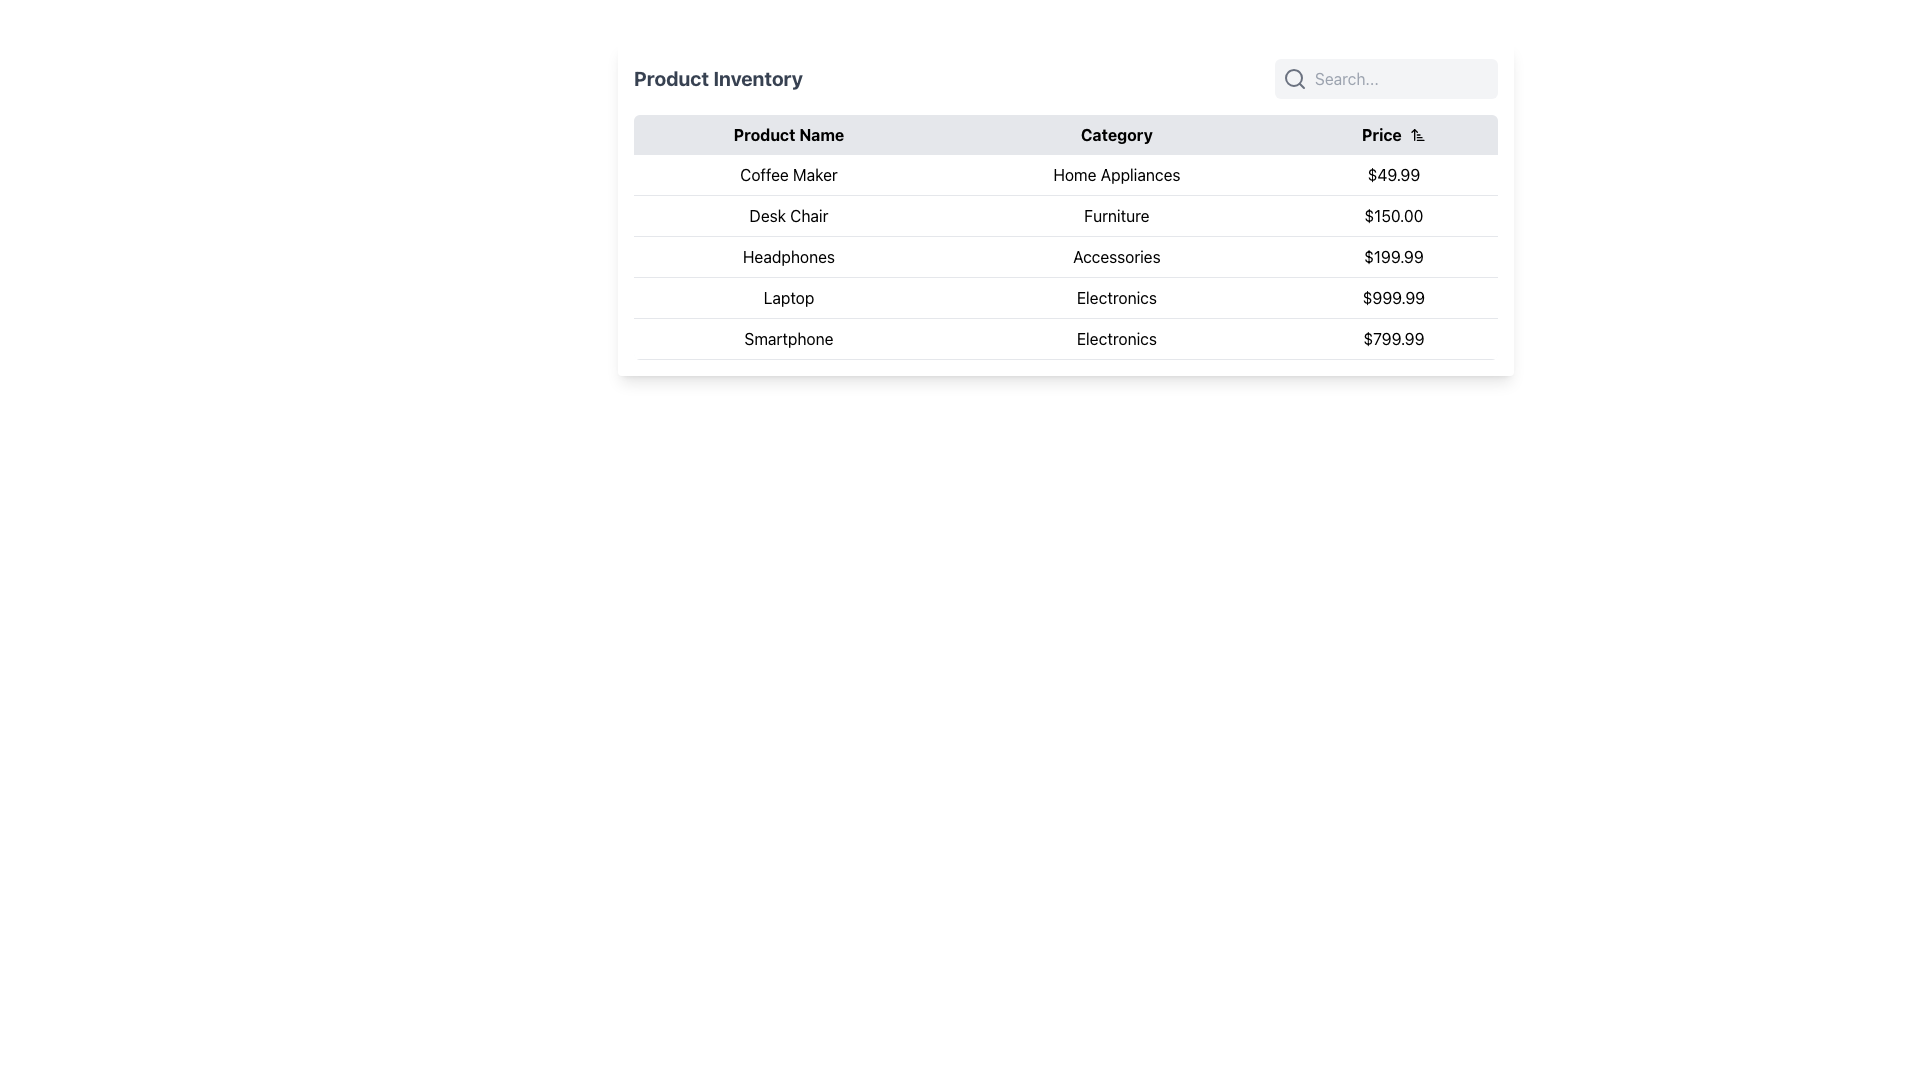  Describe the element at coordinates (1392, 338) in the screenshot. I see `the text label displaying the price '$799.99' in black font, located in the 'Price' column of the table aligned with the 'Smartphone' product` at that location.